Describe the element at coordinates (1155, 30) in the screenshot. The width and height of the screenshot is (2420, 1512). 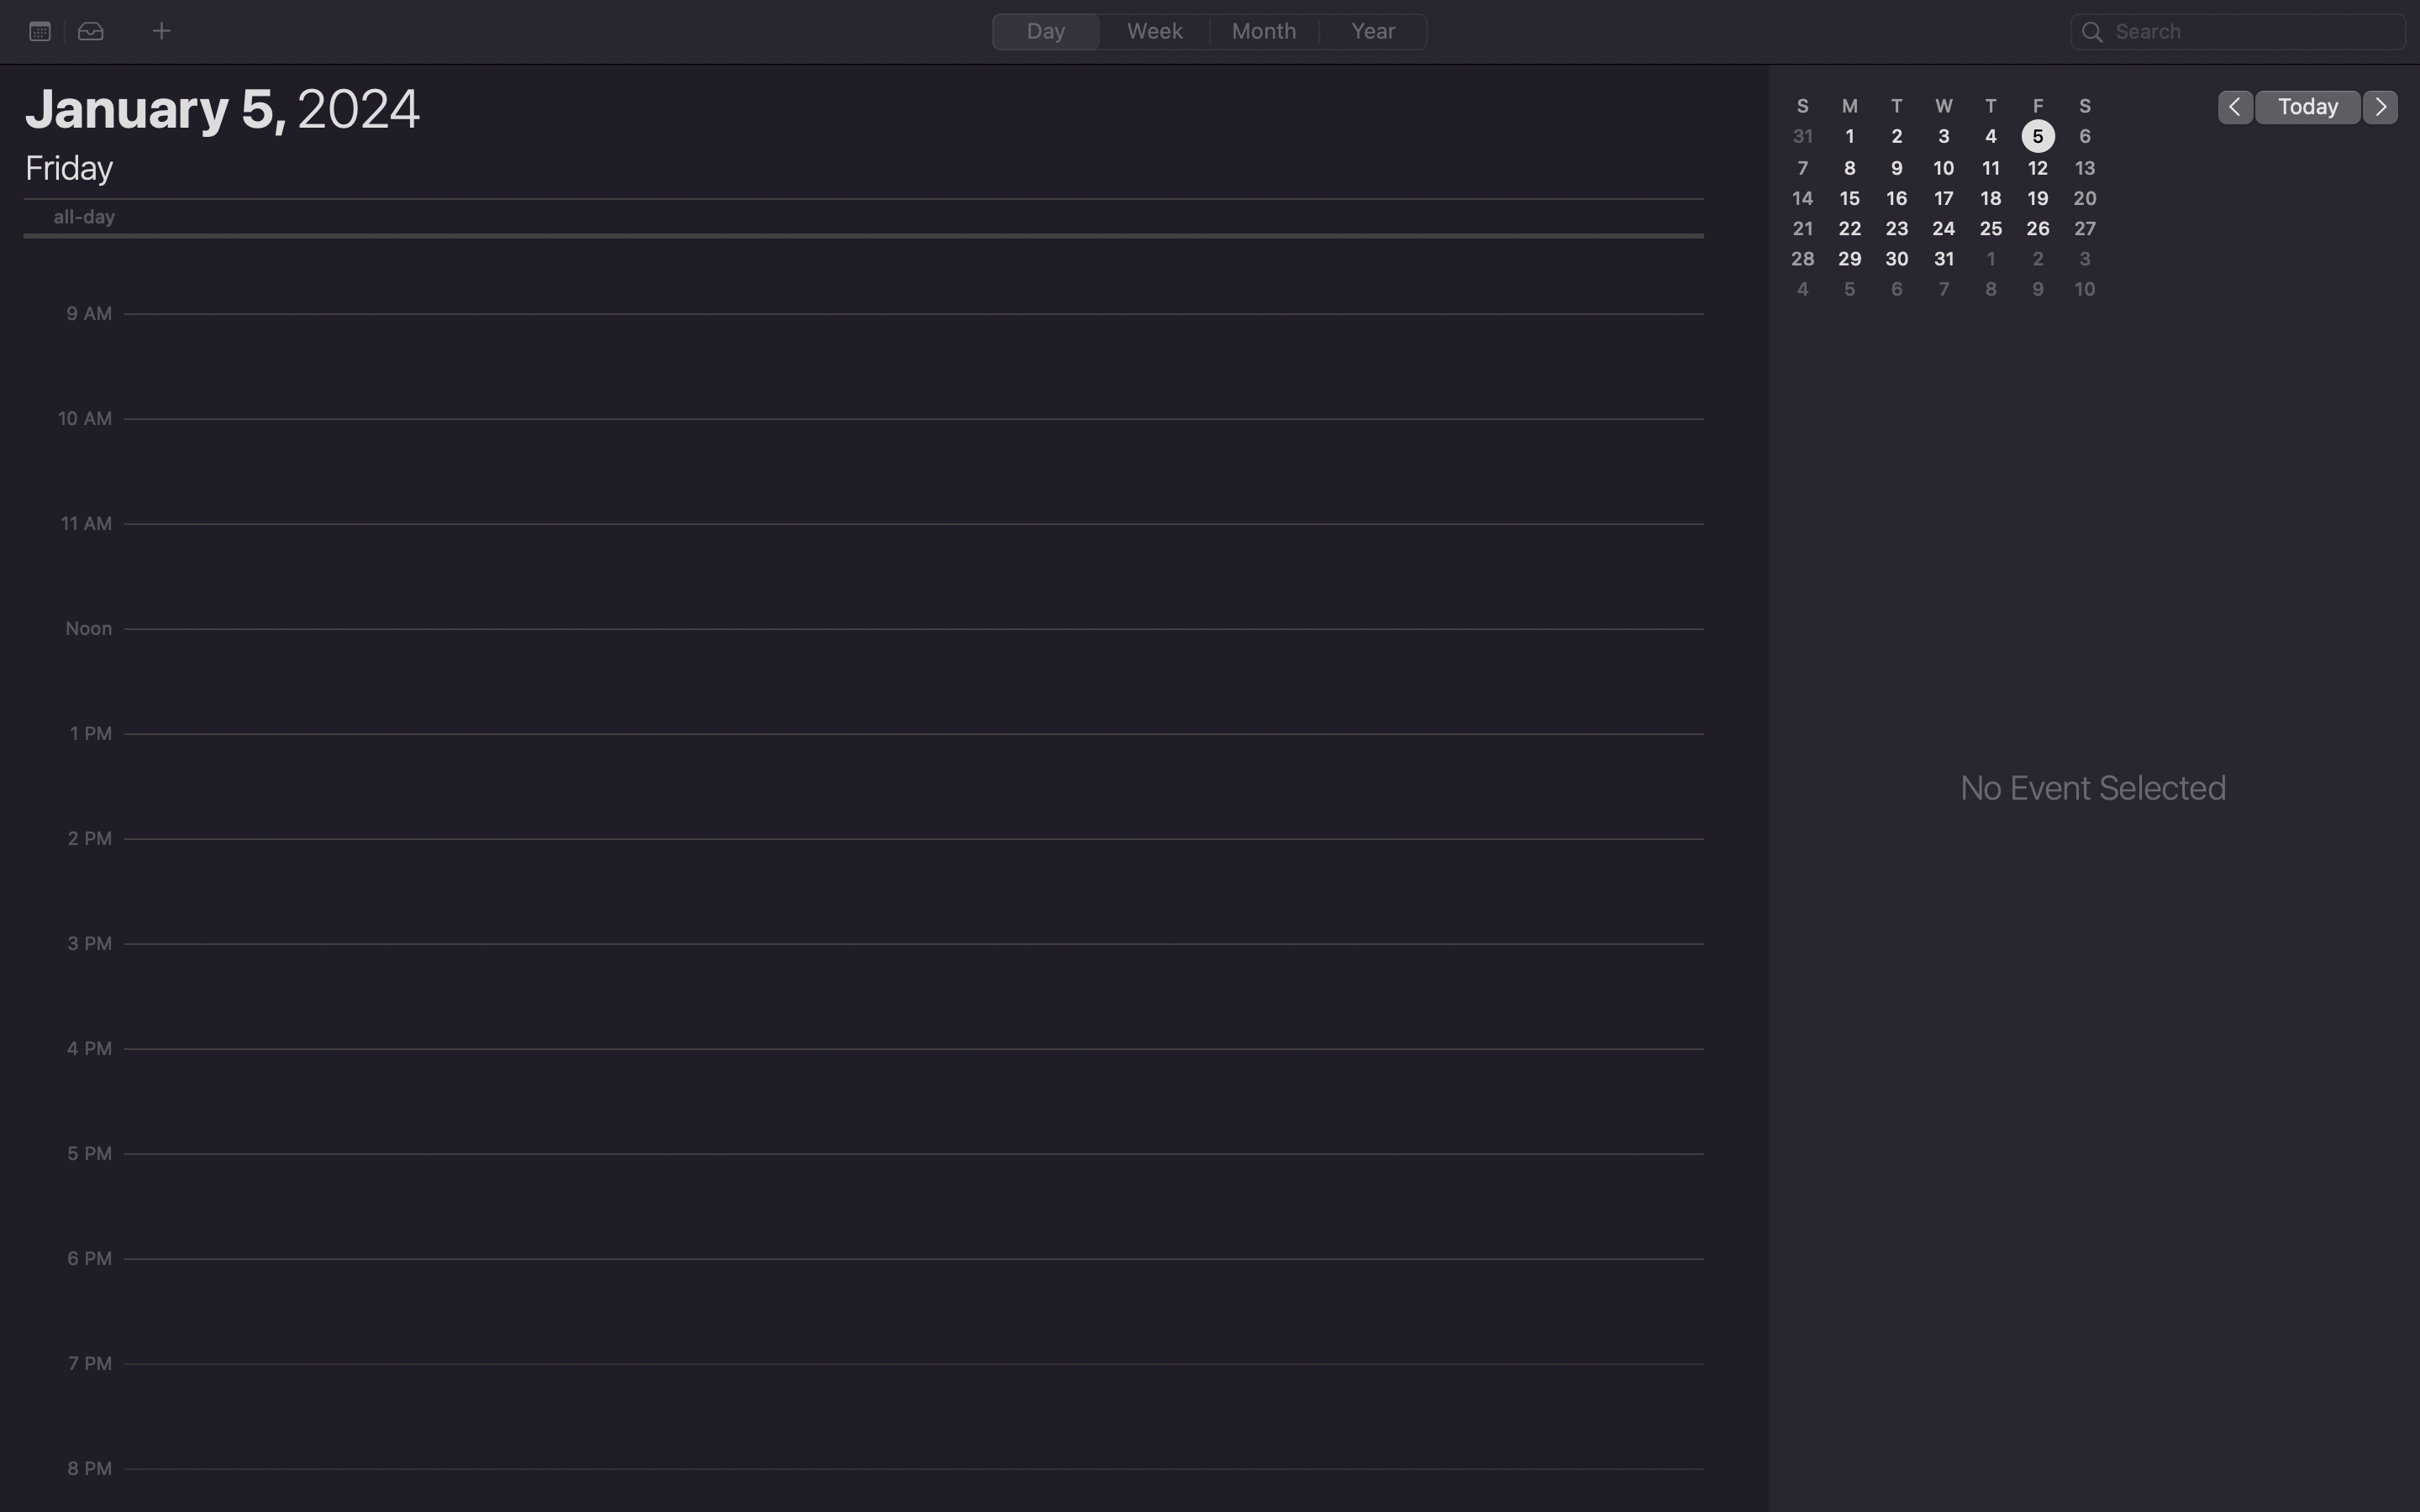
I see `the weekly schedule section` at that location.